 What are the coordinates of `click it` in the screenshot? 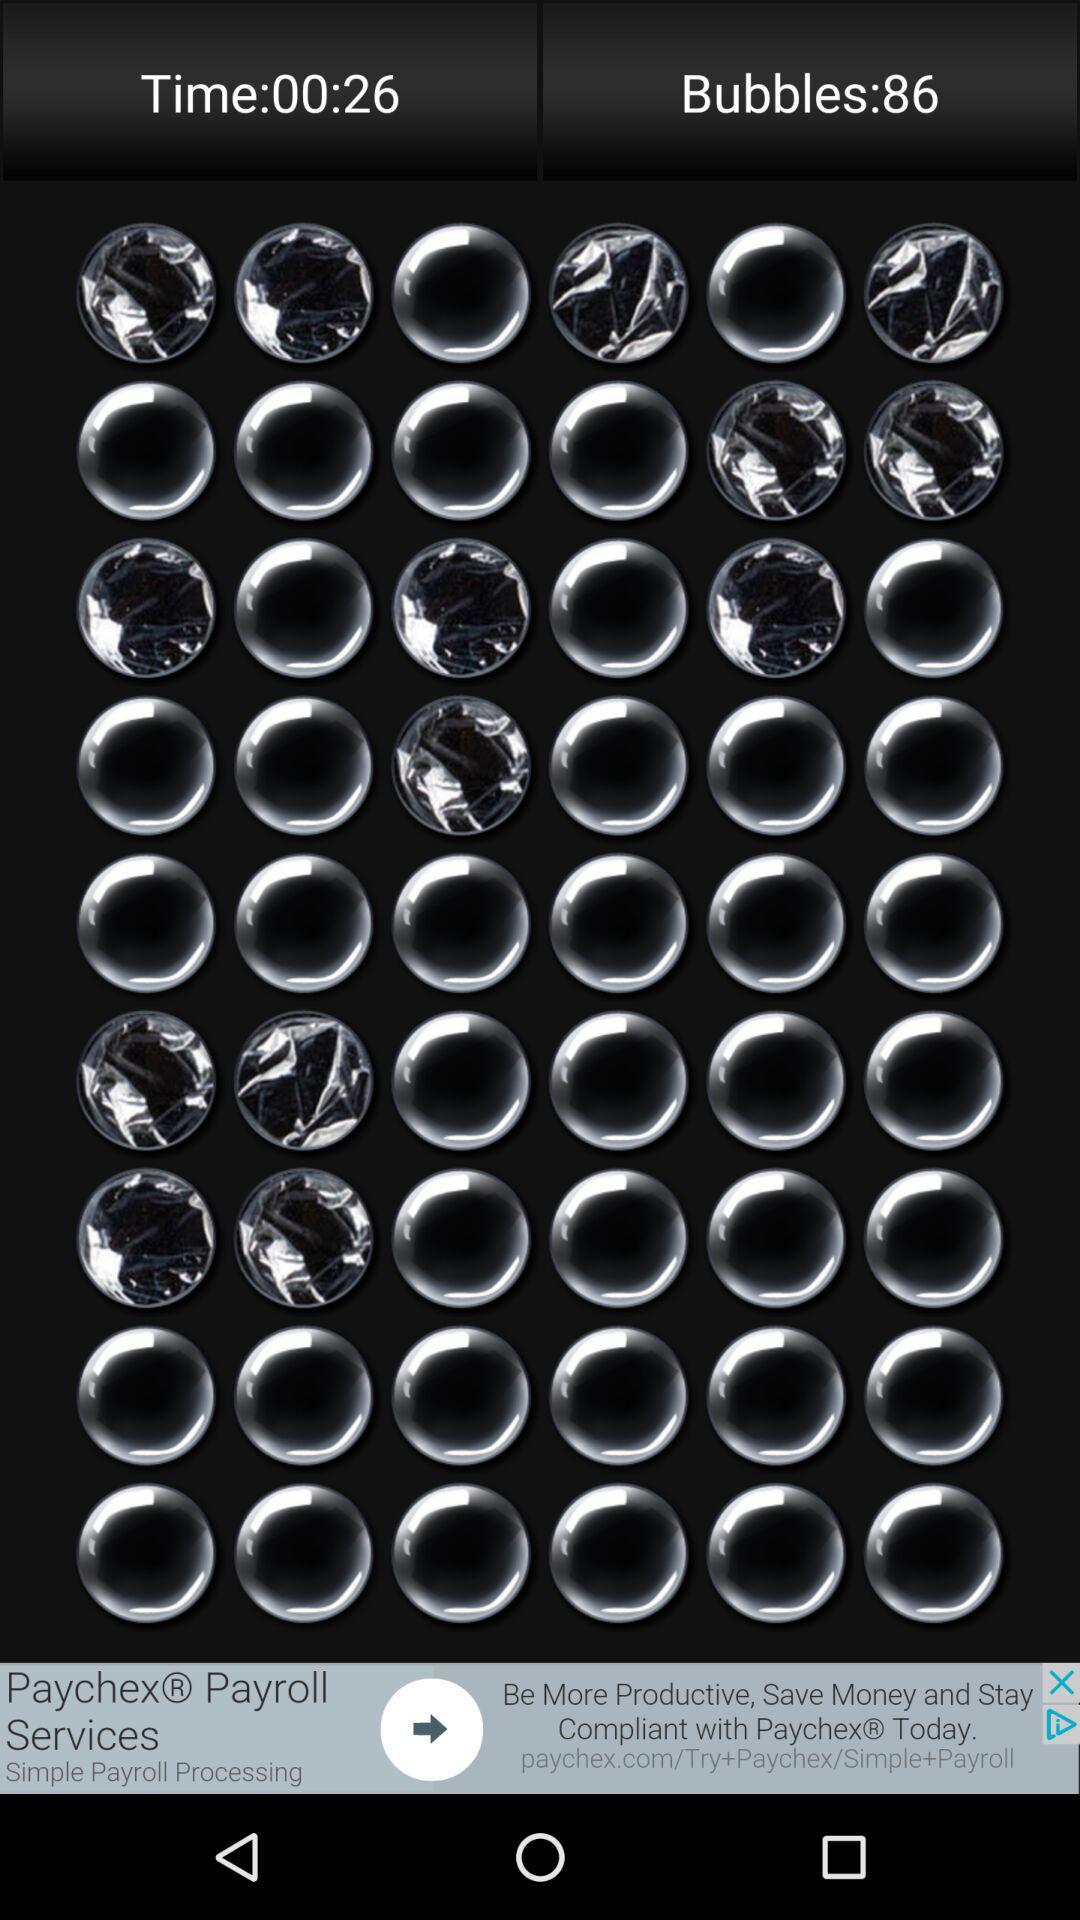 It's located at (617, 1552).